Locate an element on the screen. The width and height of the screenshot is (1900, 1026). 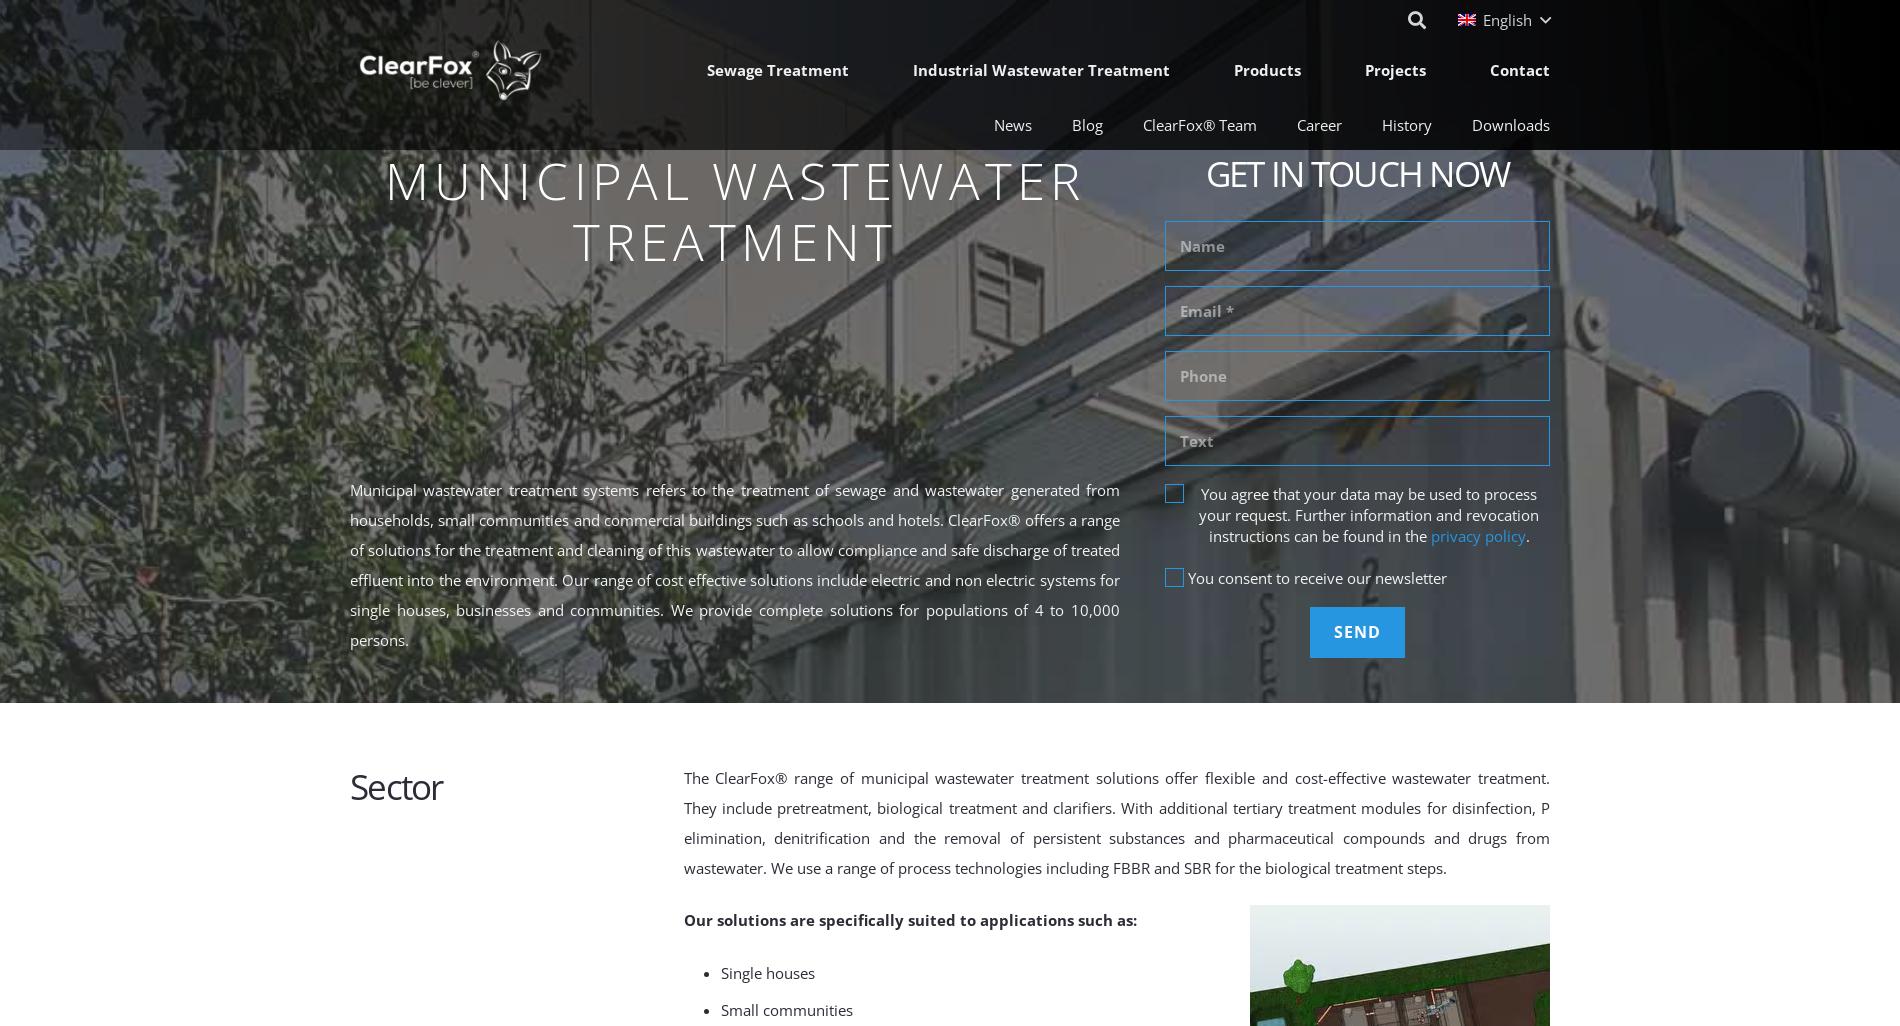
'Blog' is located at coordinates (1087, 124).